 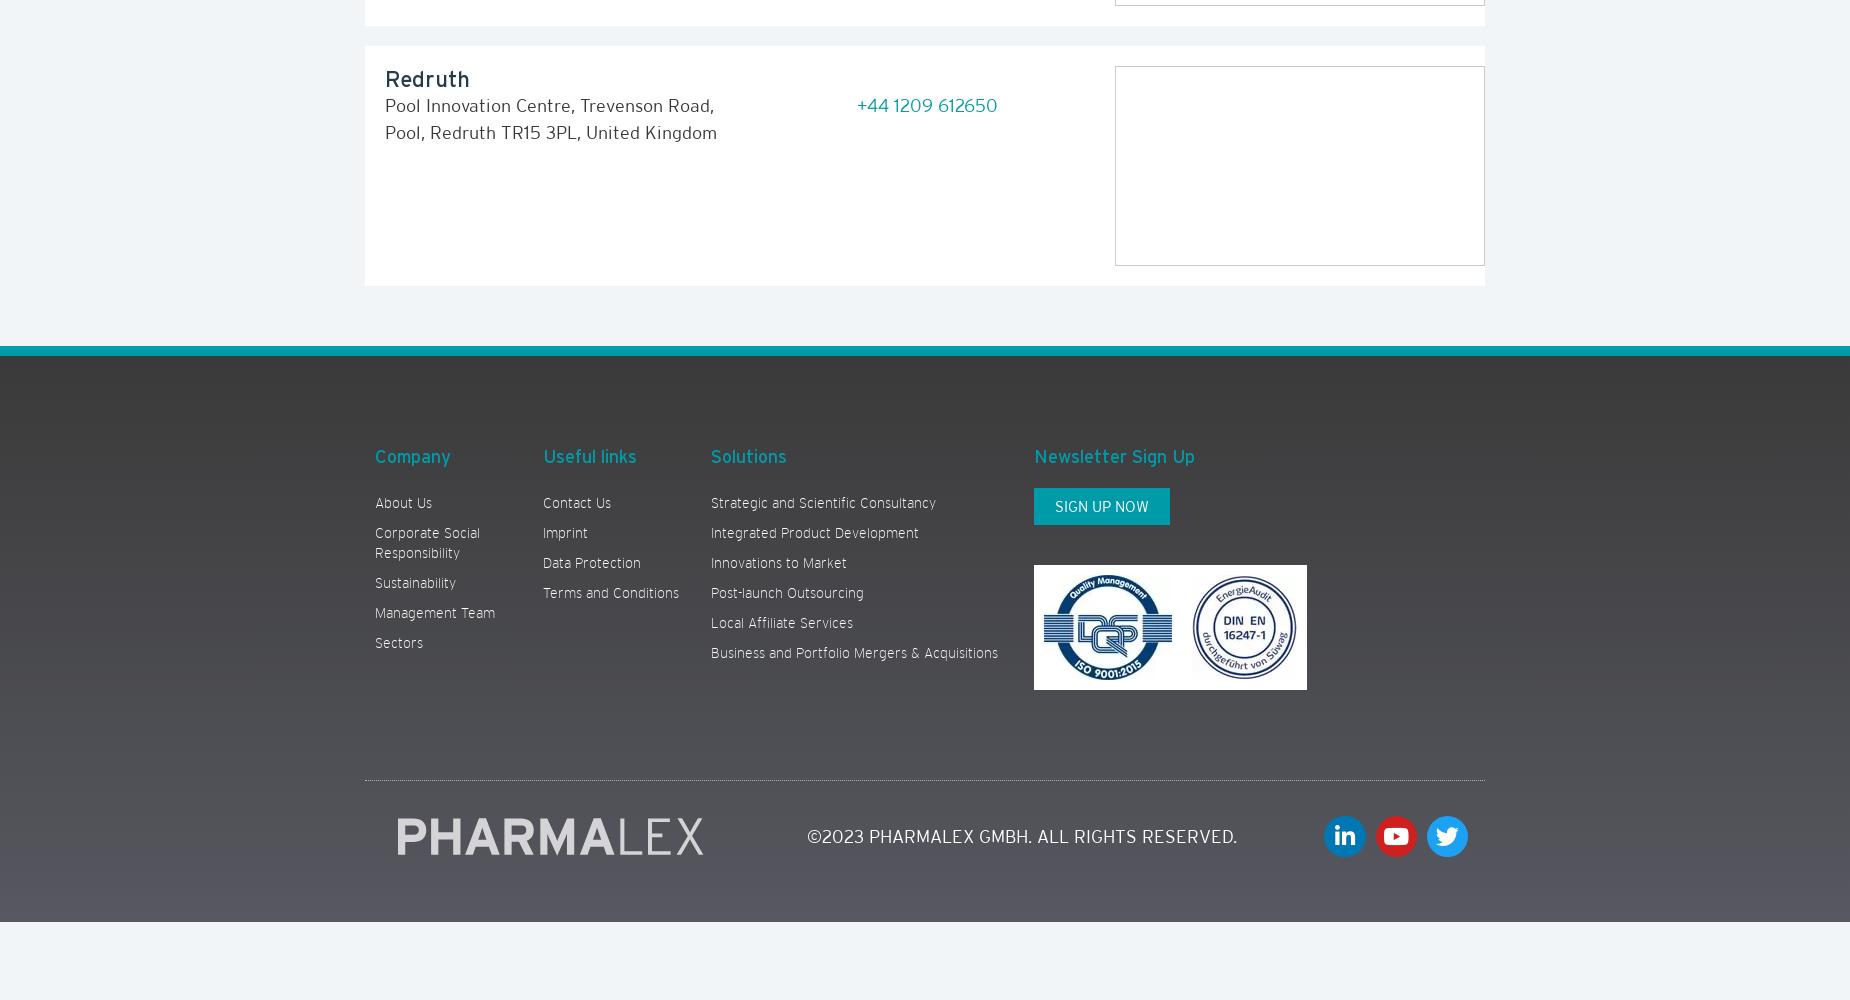 What do you see at coordinates (383, 77) in the screenshot?
I see `'Redruth'` at bounding box center [383, 77].